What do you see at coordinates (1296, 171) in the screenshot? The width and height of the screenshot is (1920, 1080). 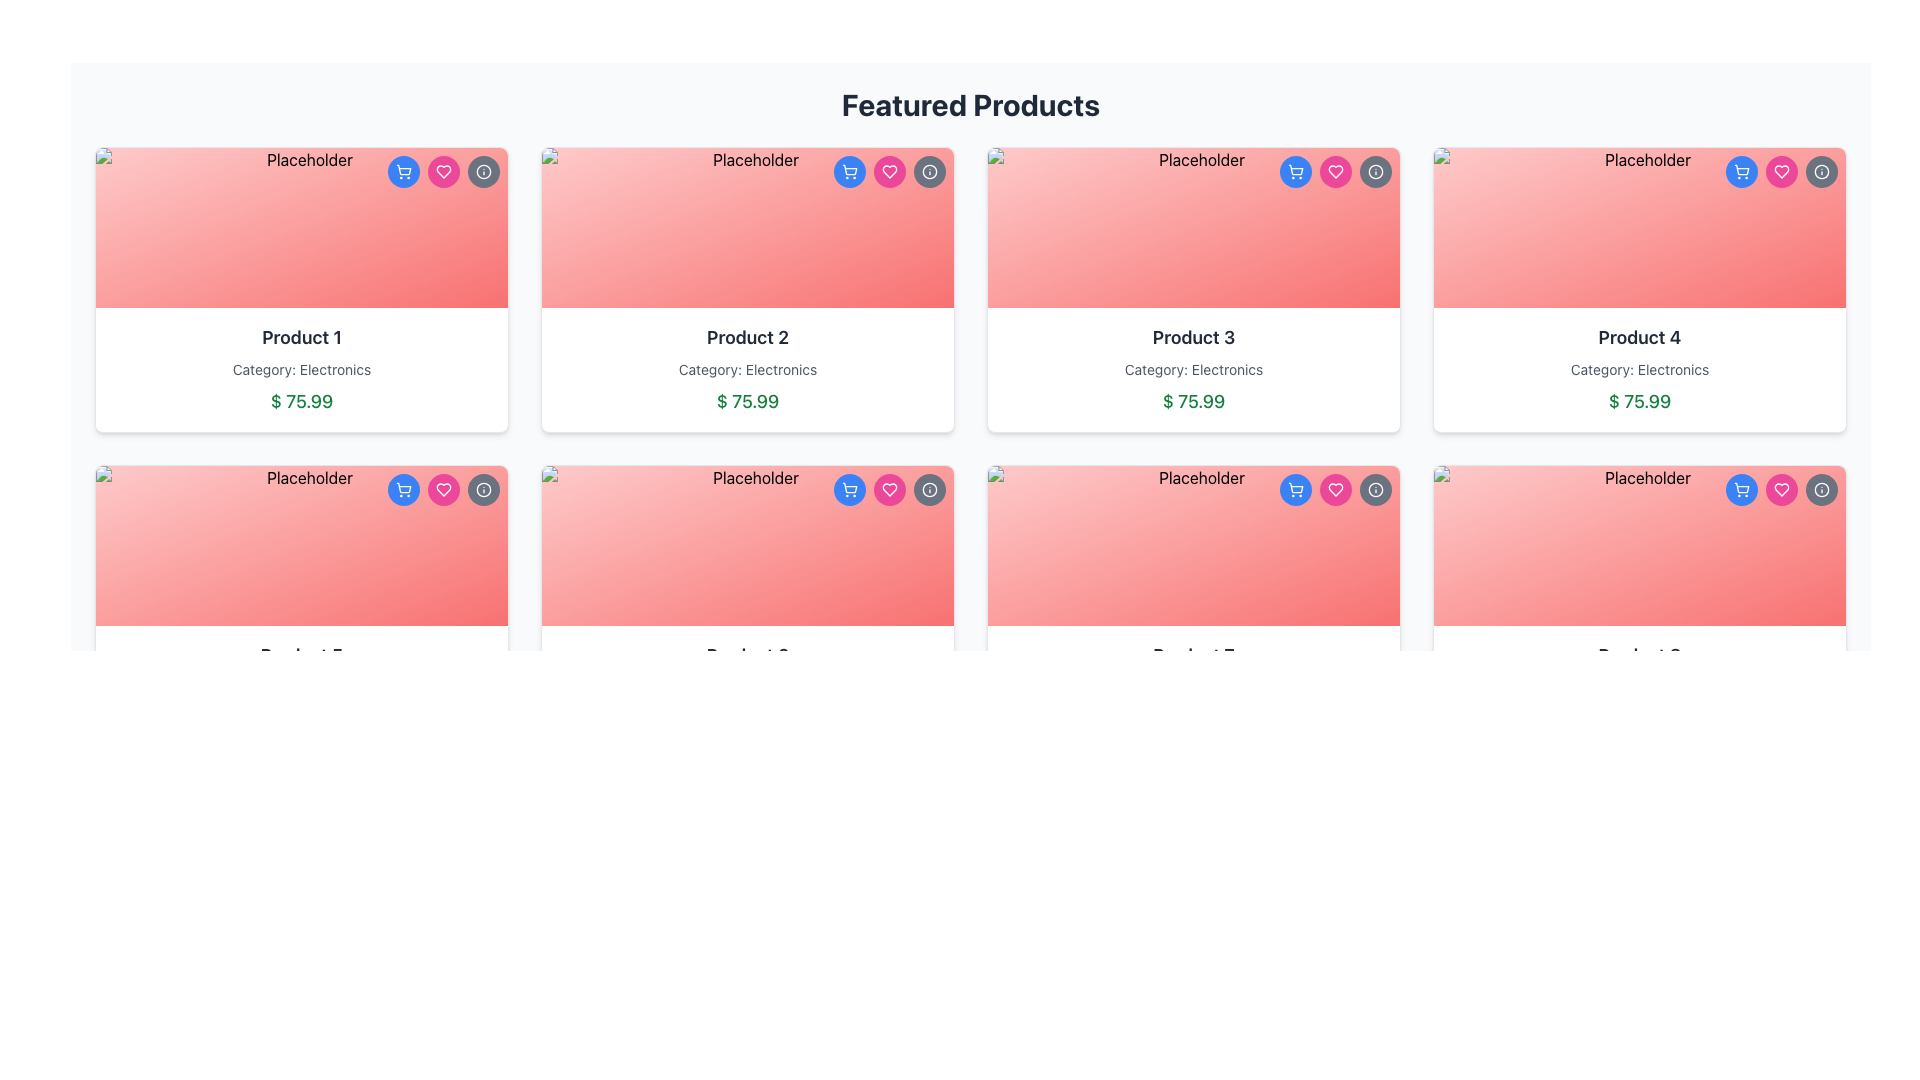 I see `the shopping cart icon for 'Product 3'` at bounding box center [1296, 171].